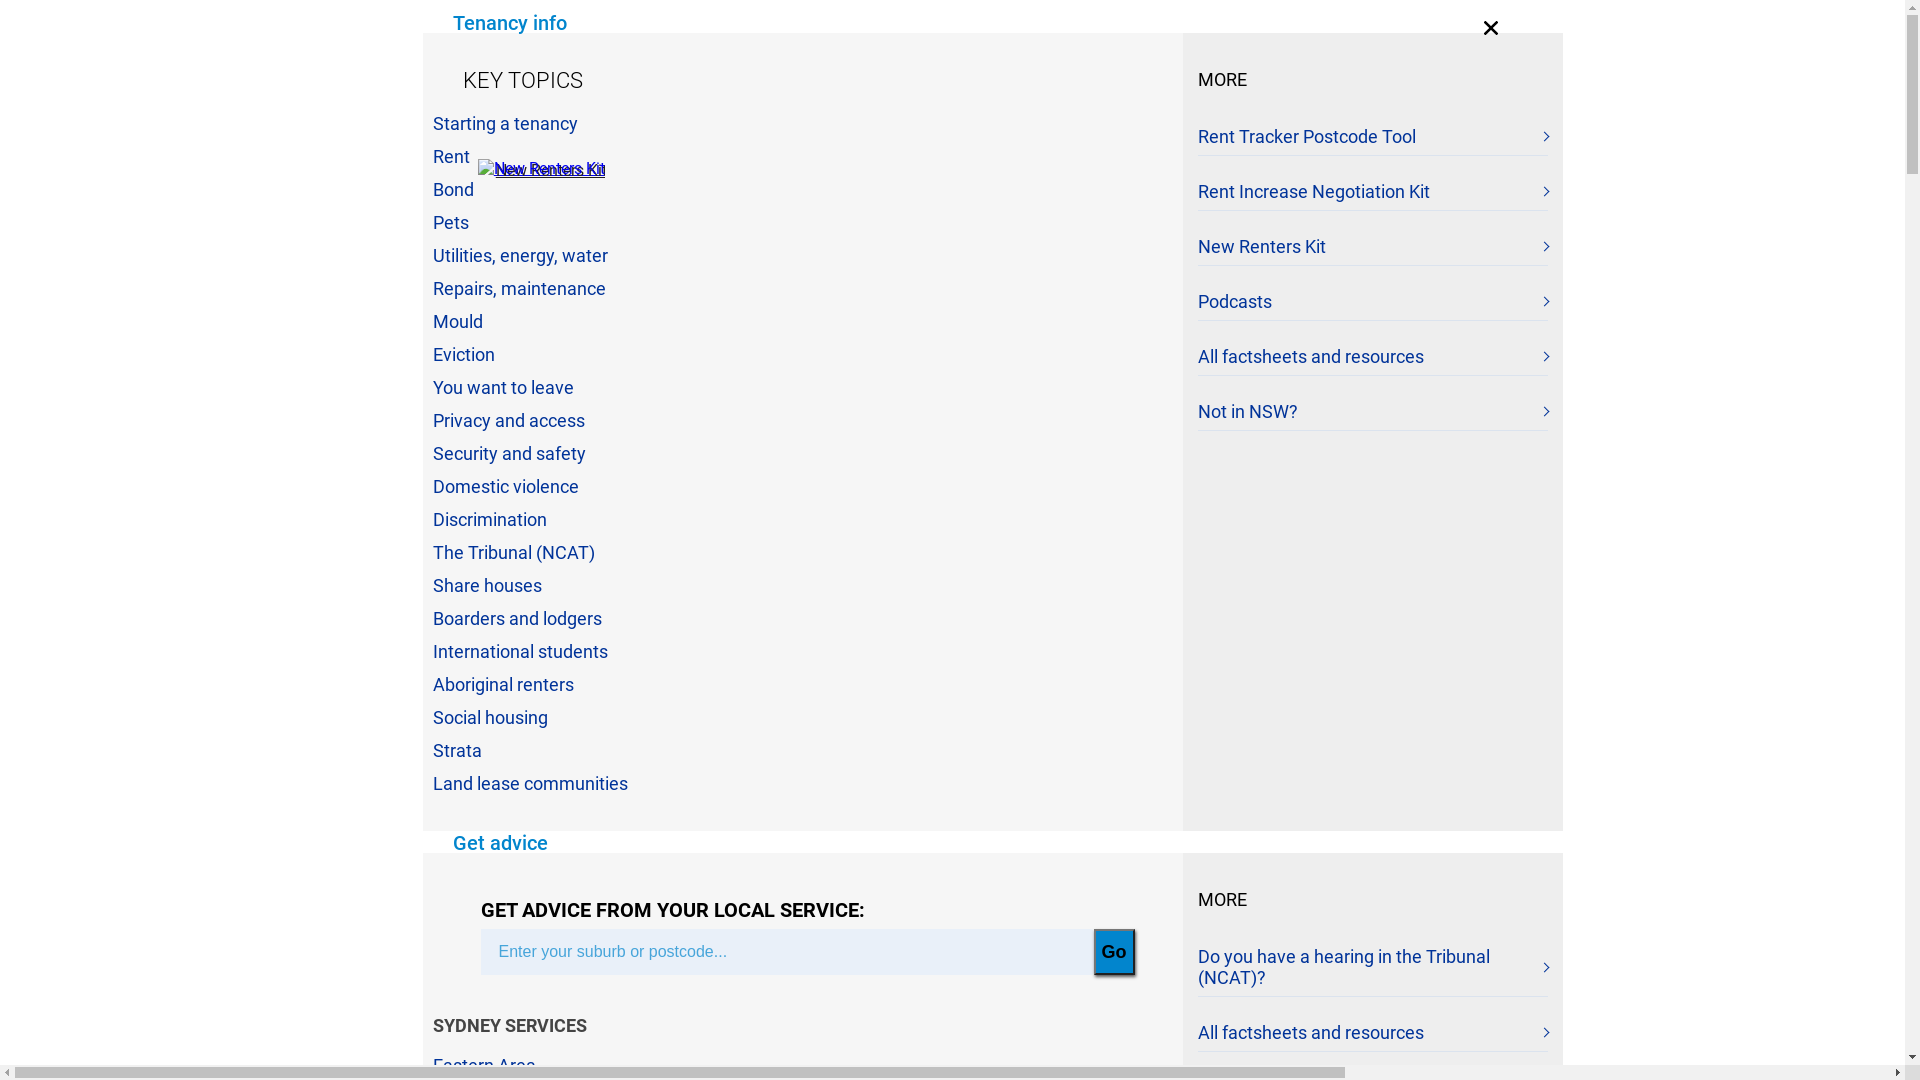  Describe the element at coordinates (431, 486) in the screenshot. I see `'Domestic violence'` at that location.